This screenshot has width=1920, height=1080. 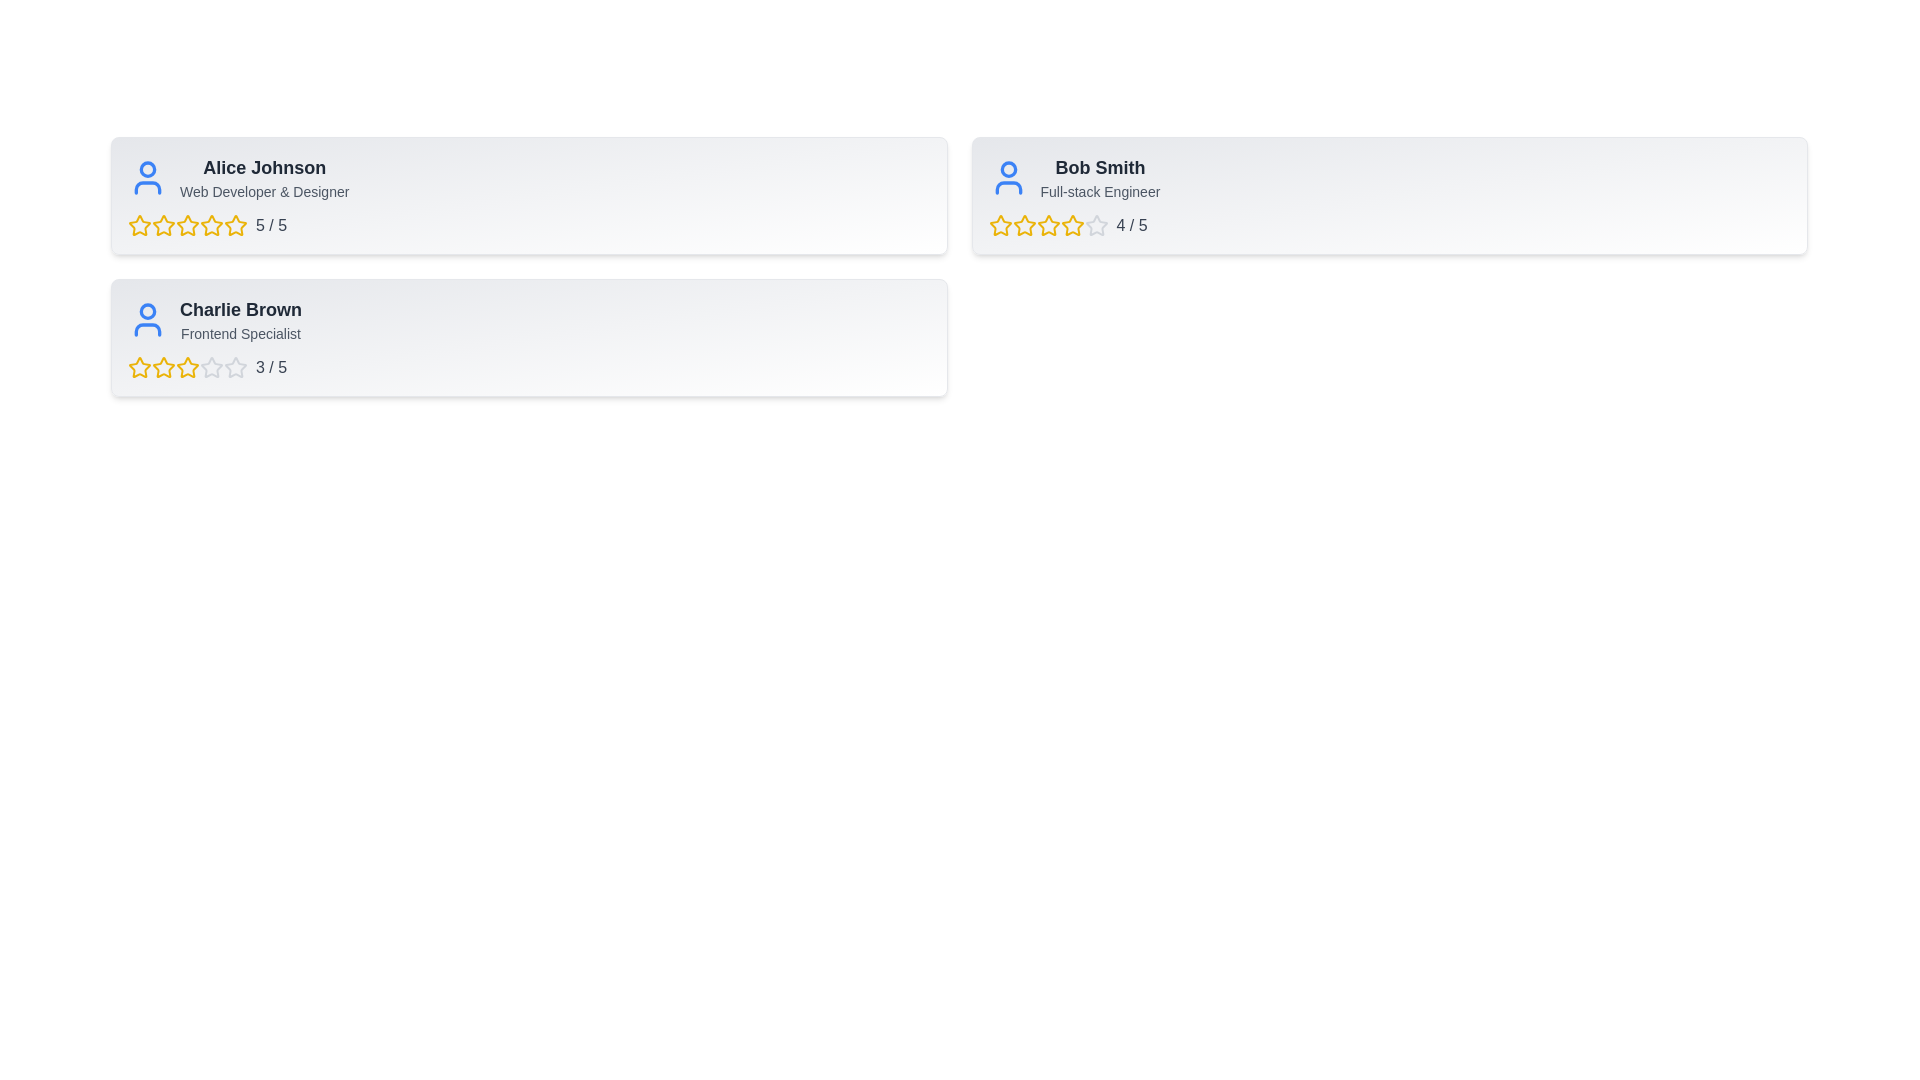 I want to click on the 2 star for the user Alice Johnson to set their rating, so click(x=163, y=225).